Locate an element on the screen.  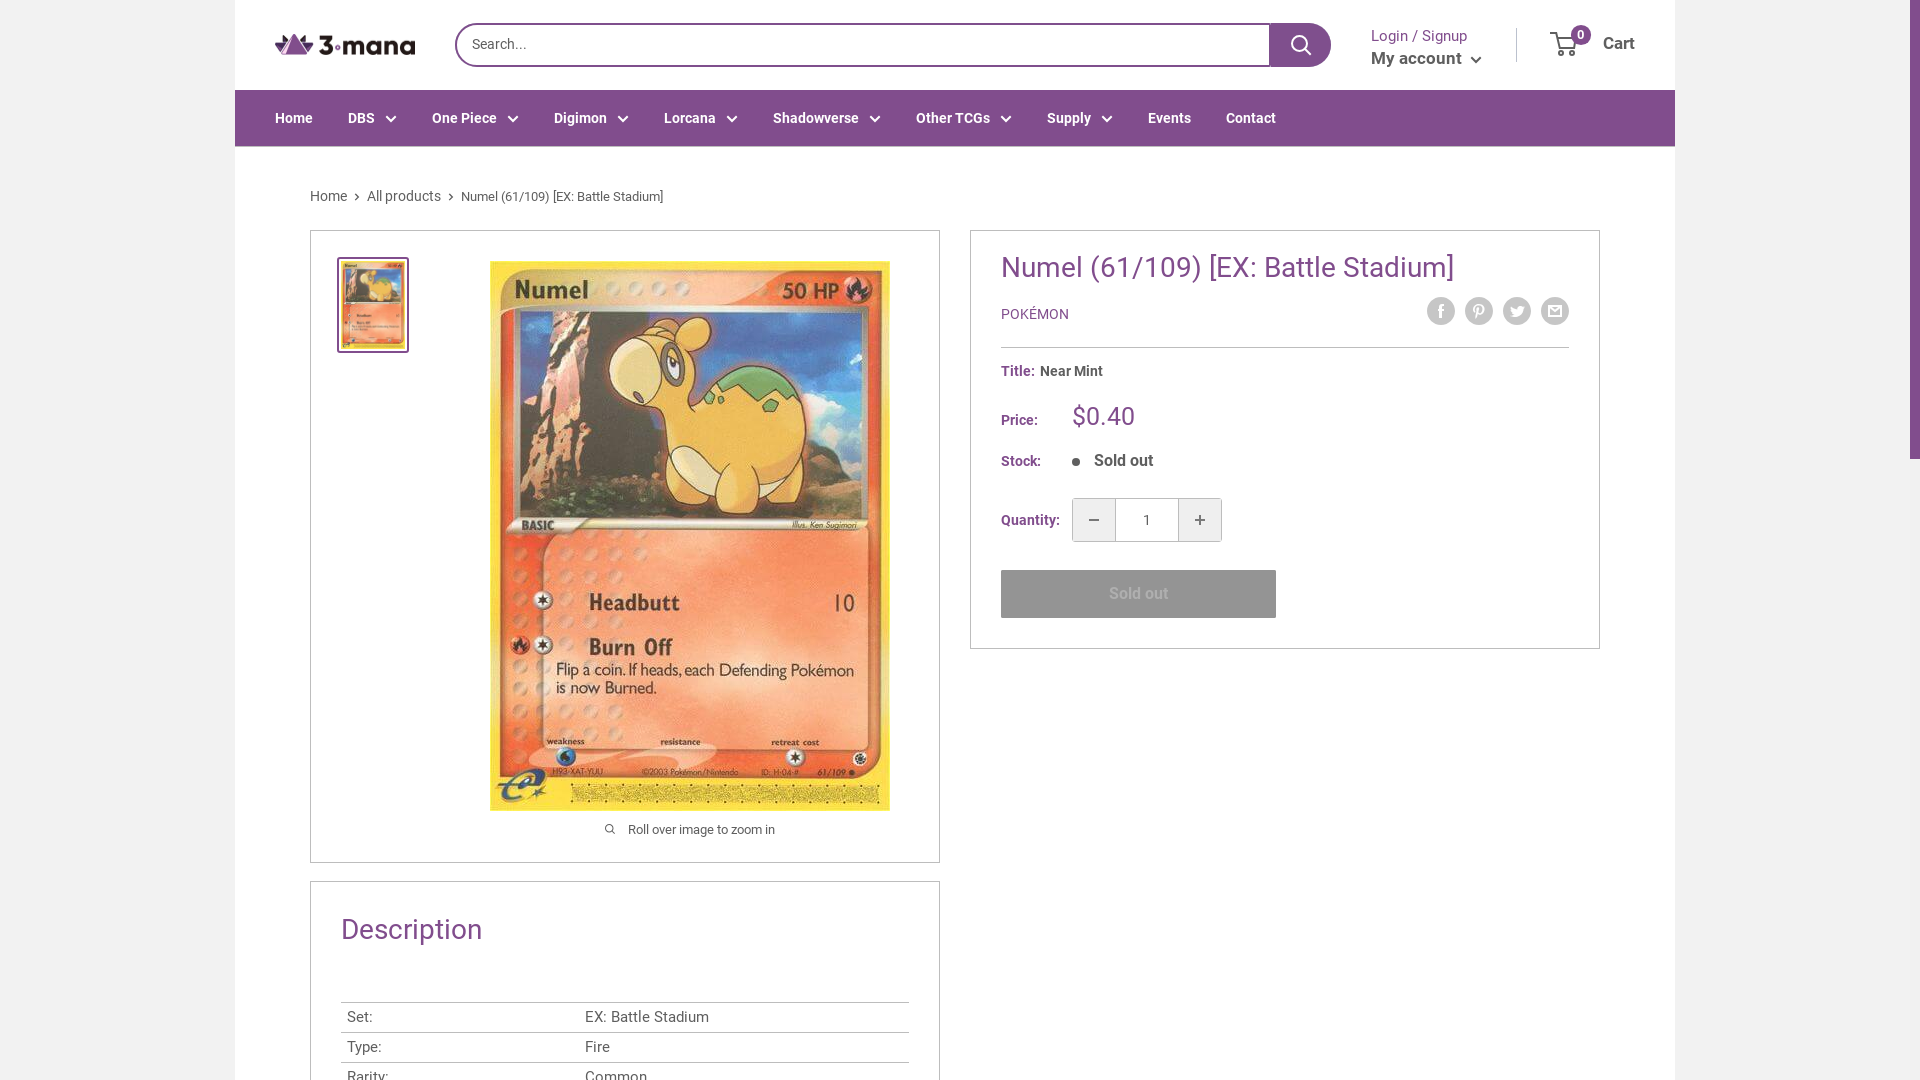
'Other TCGs' is located at coordinates (915, 118).